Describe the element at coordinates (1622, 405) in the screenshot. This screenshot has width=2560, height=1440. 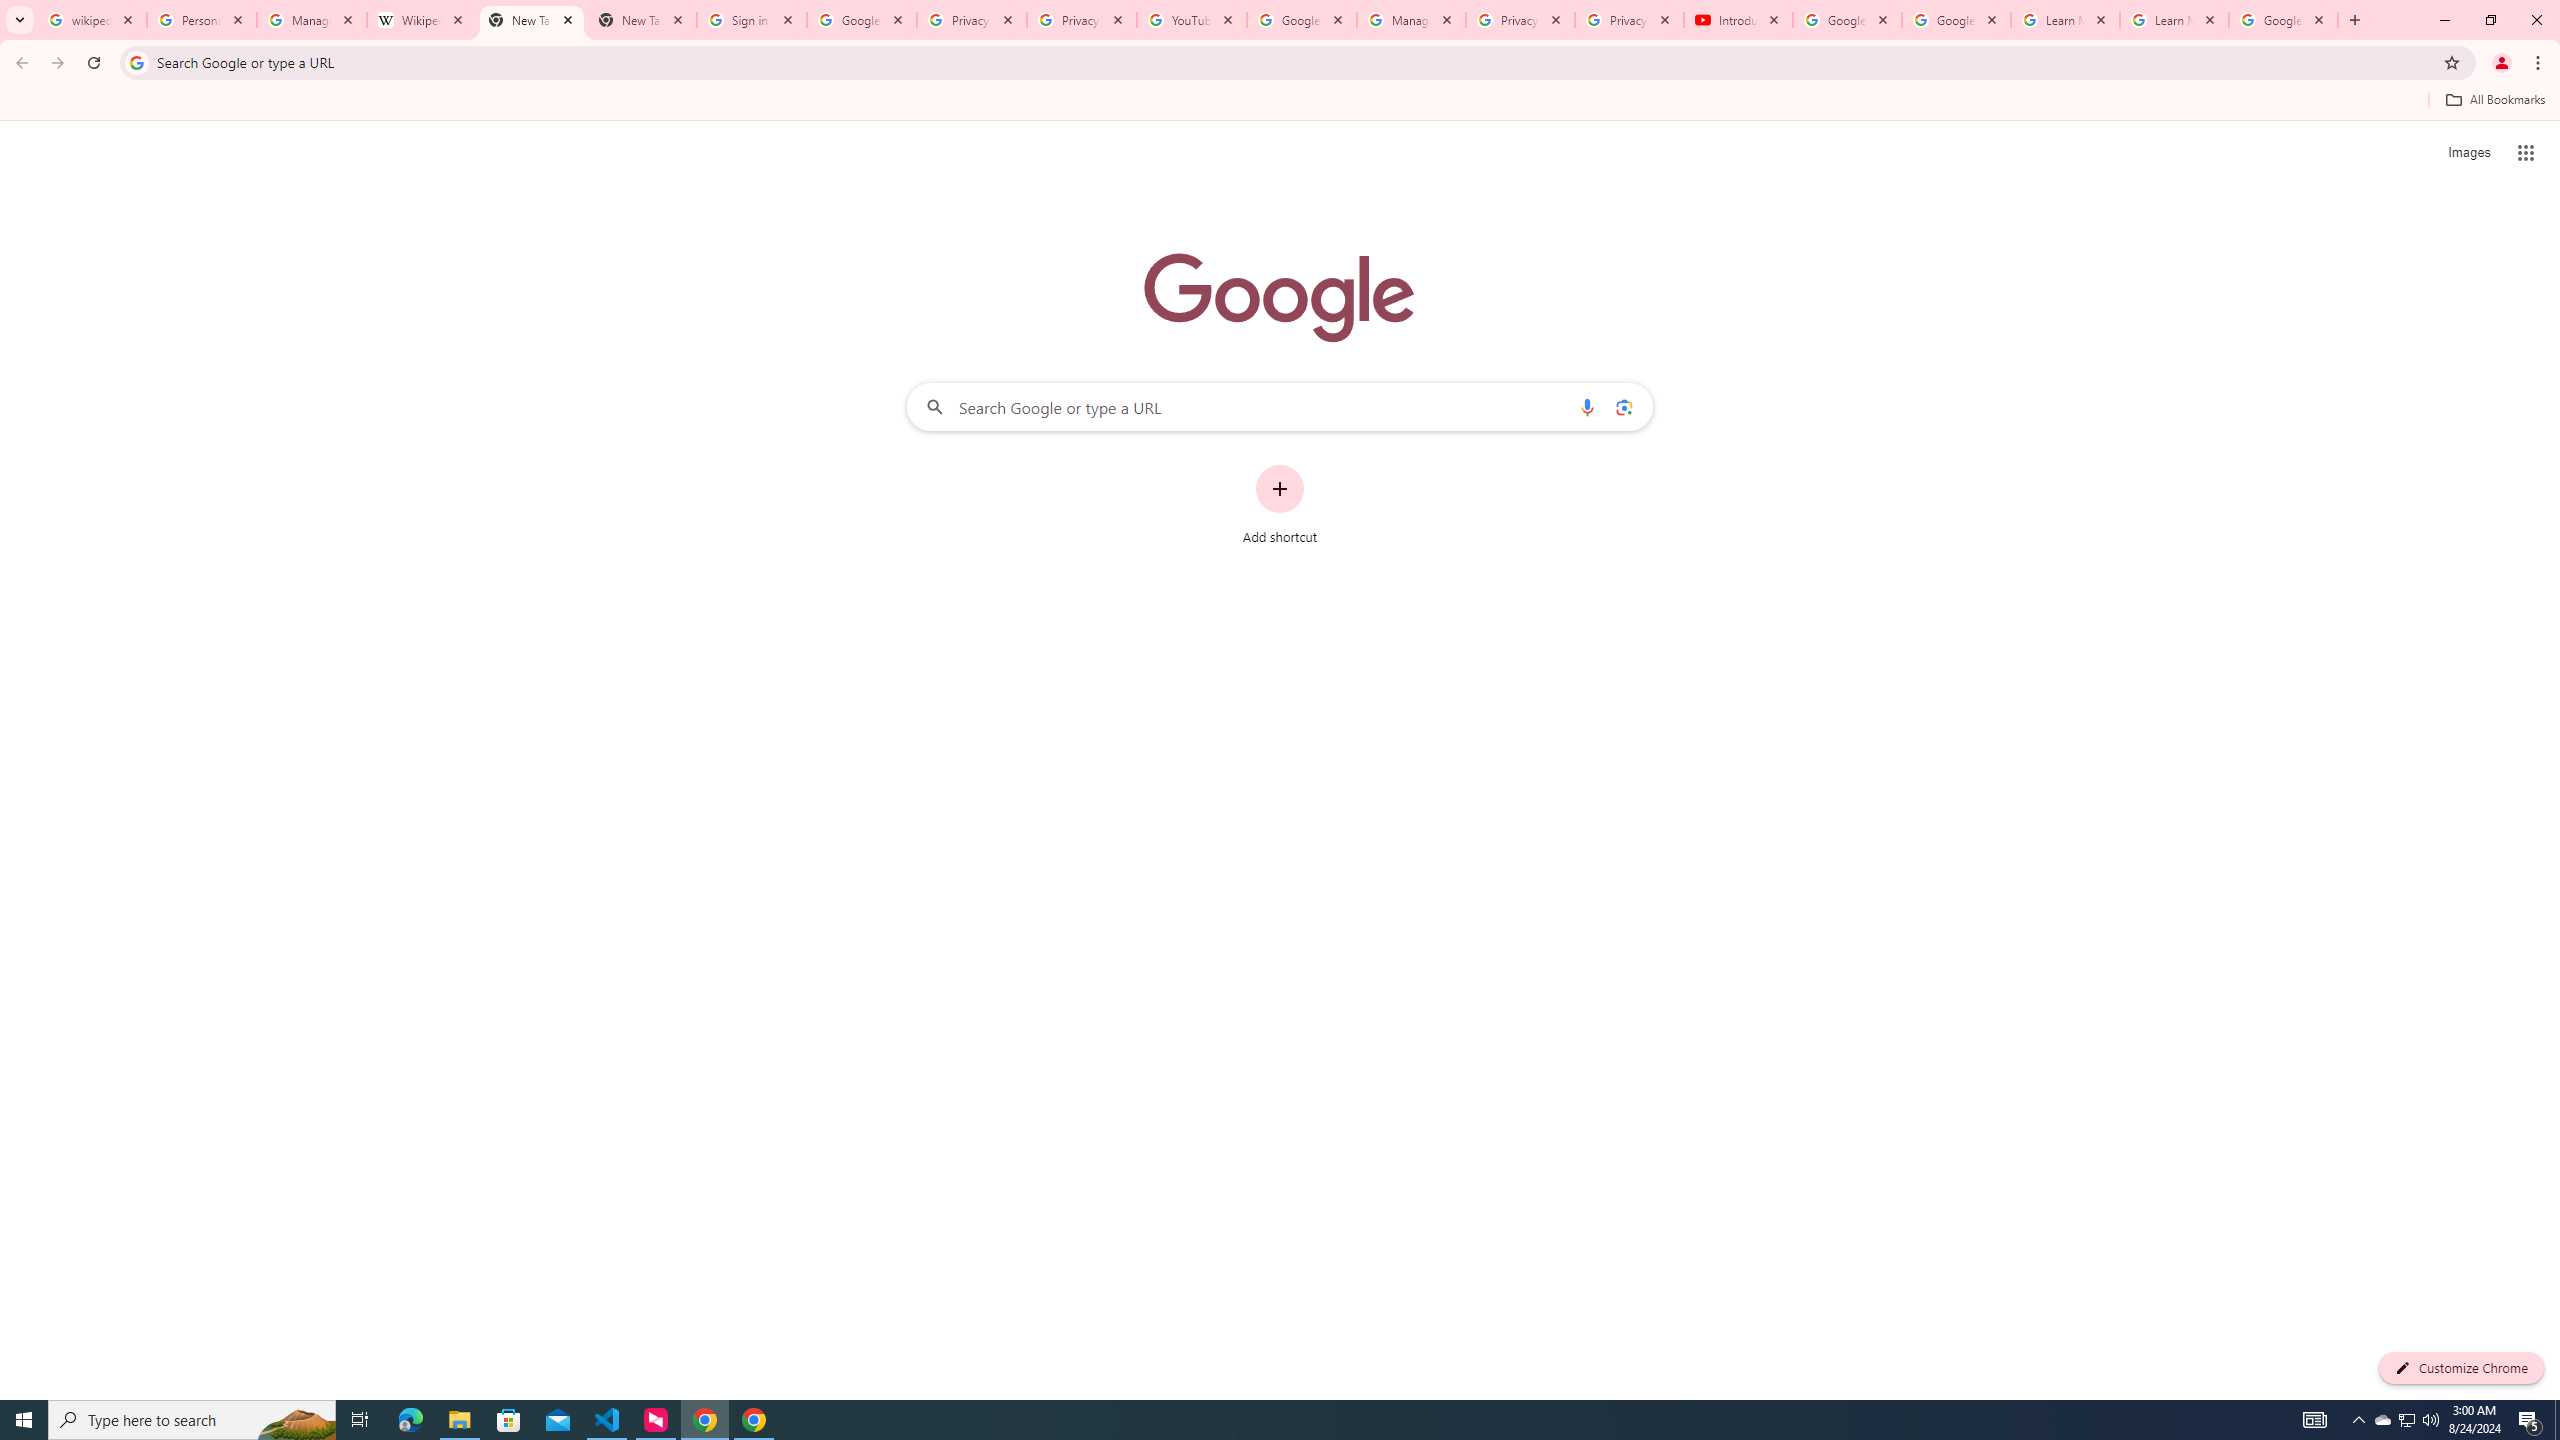
I see `'Search by image'` at that location.